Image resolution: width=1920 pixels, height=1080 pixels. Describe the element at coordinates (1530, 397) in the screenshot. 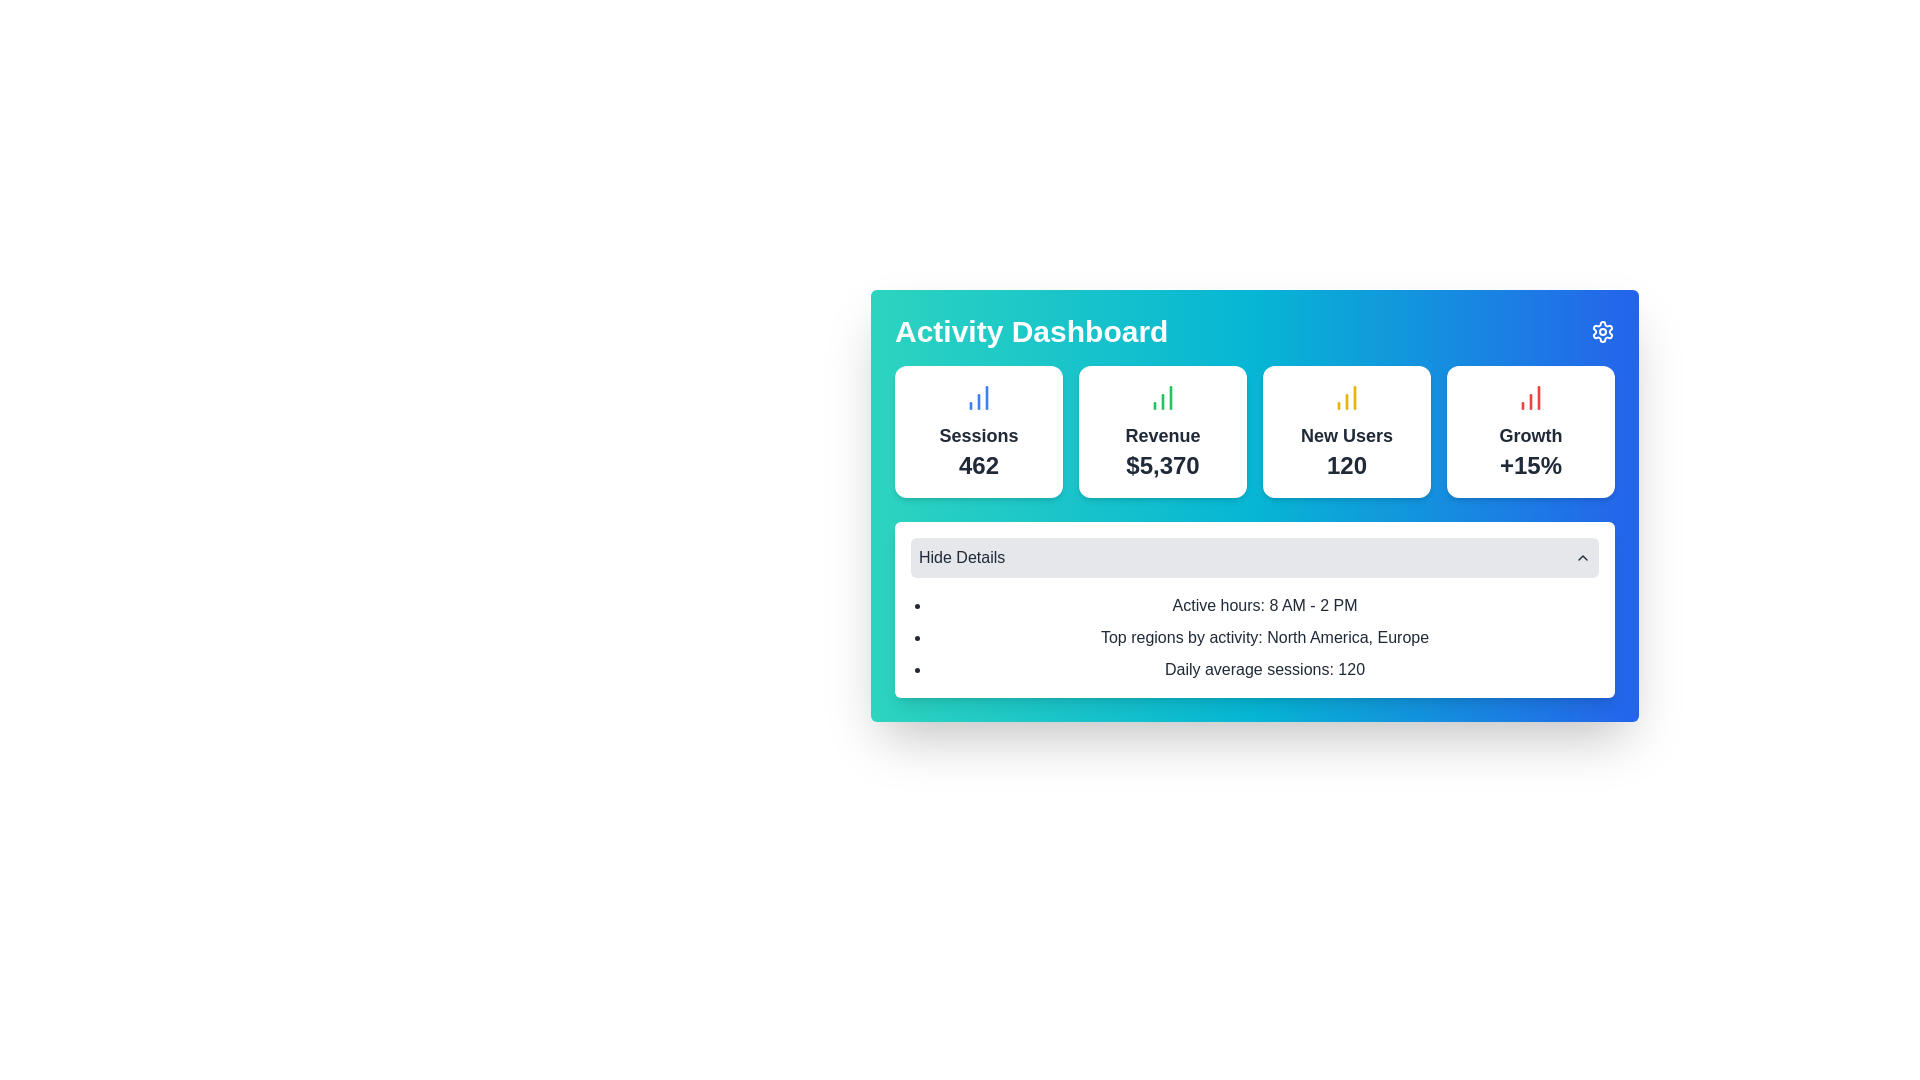

I see `the red bar chart icon situated above the 'Growth' text in the fourth summary card under the 'Activity Dashboard'` at that location.